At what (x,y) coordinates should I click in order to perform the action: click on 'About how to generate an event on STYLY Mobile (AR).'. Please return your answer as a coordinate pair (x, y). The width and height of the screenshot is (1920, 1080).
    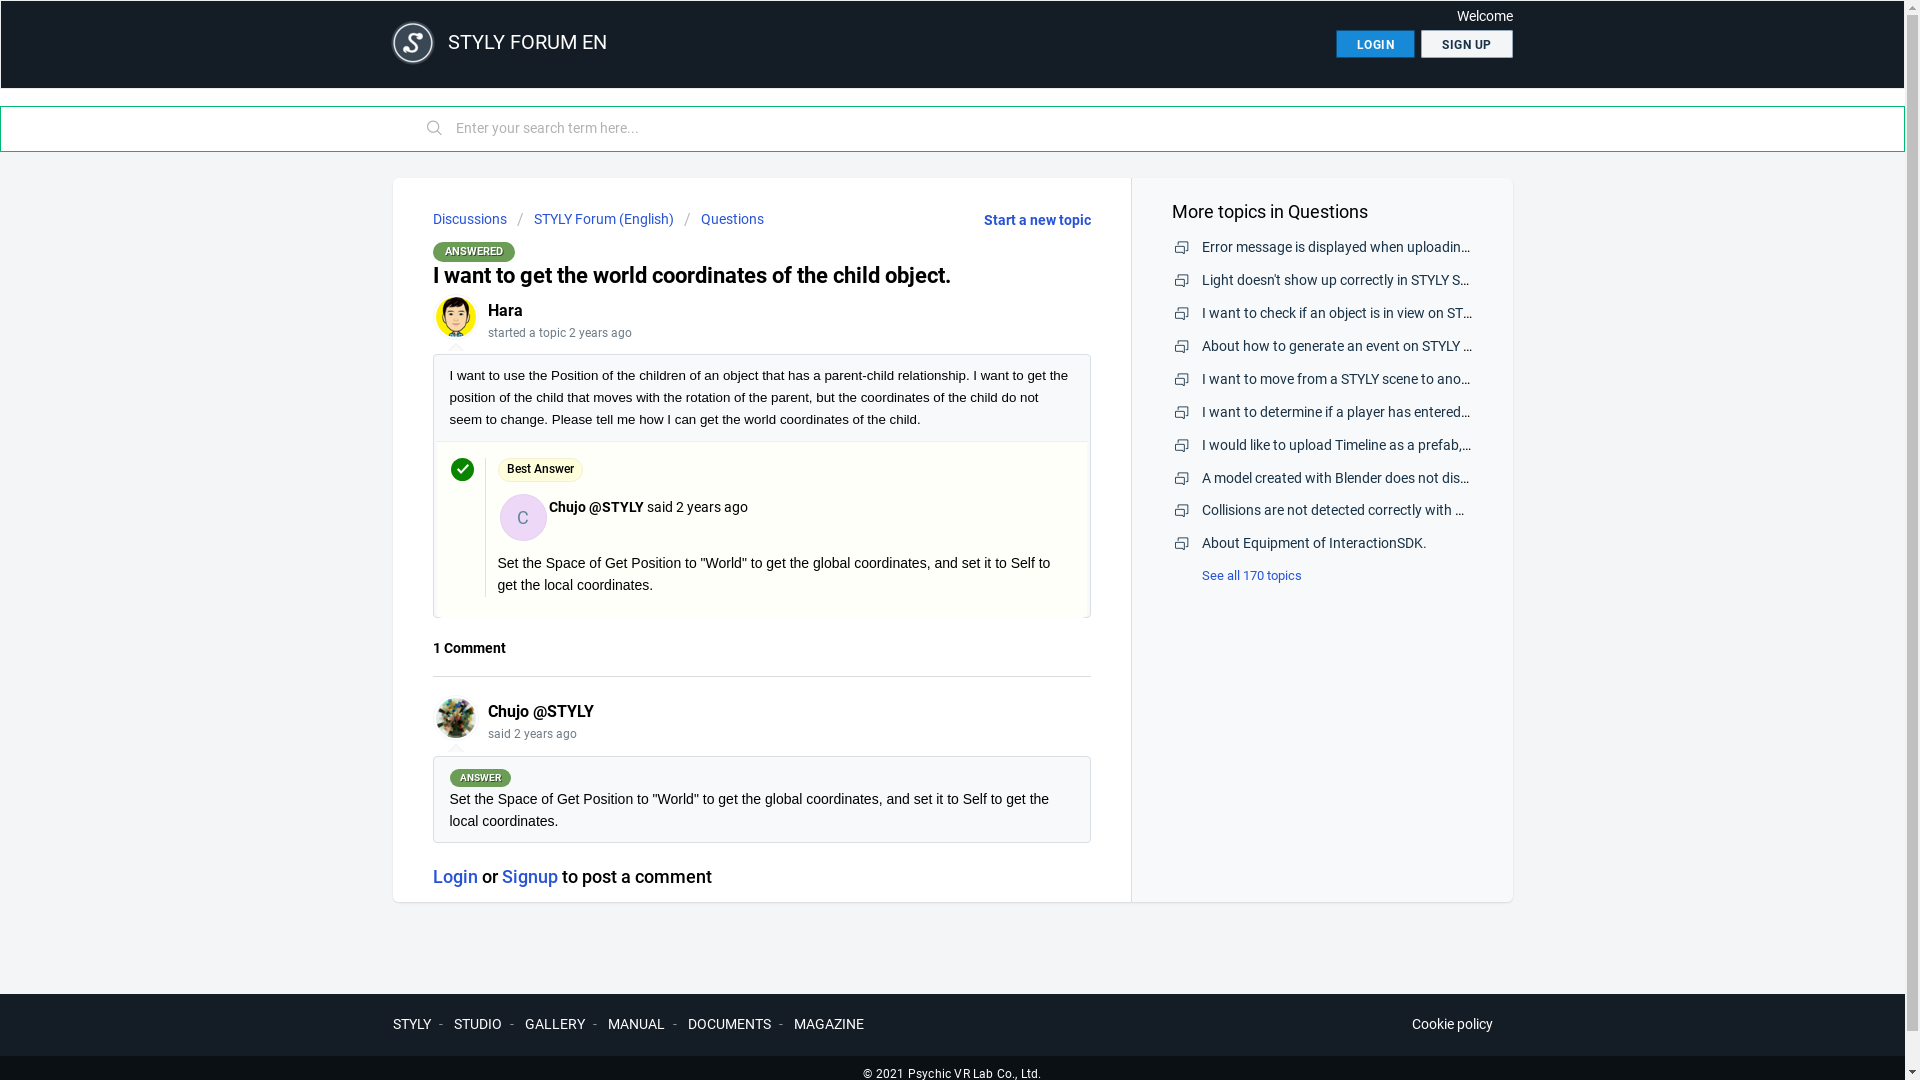
    Looking at the image, I should click on (1369, 345).